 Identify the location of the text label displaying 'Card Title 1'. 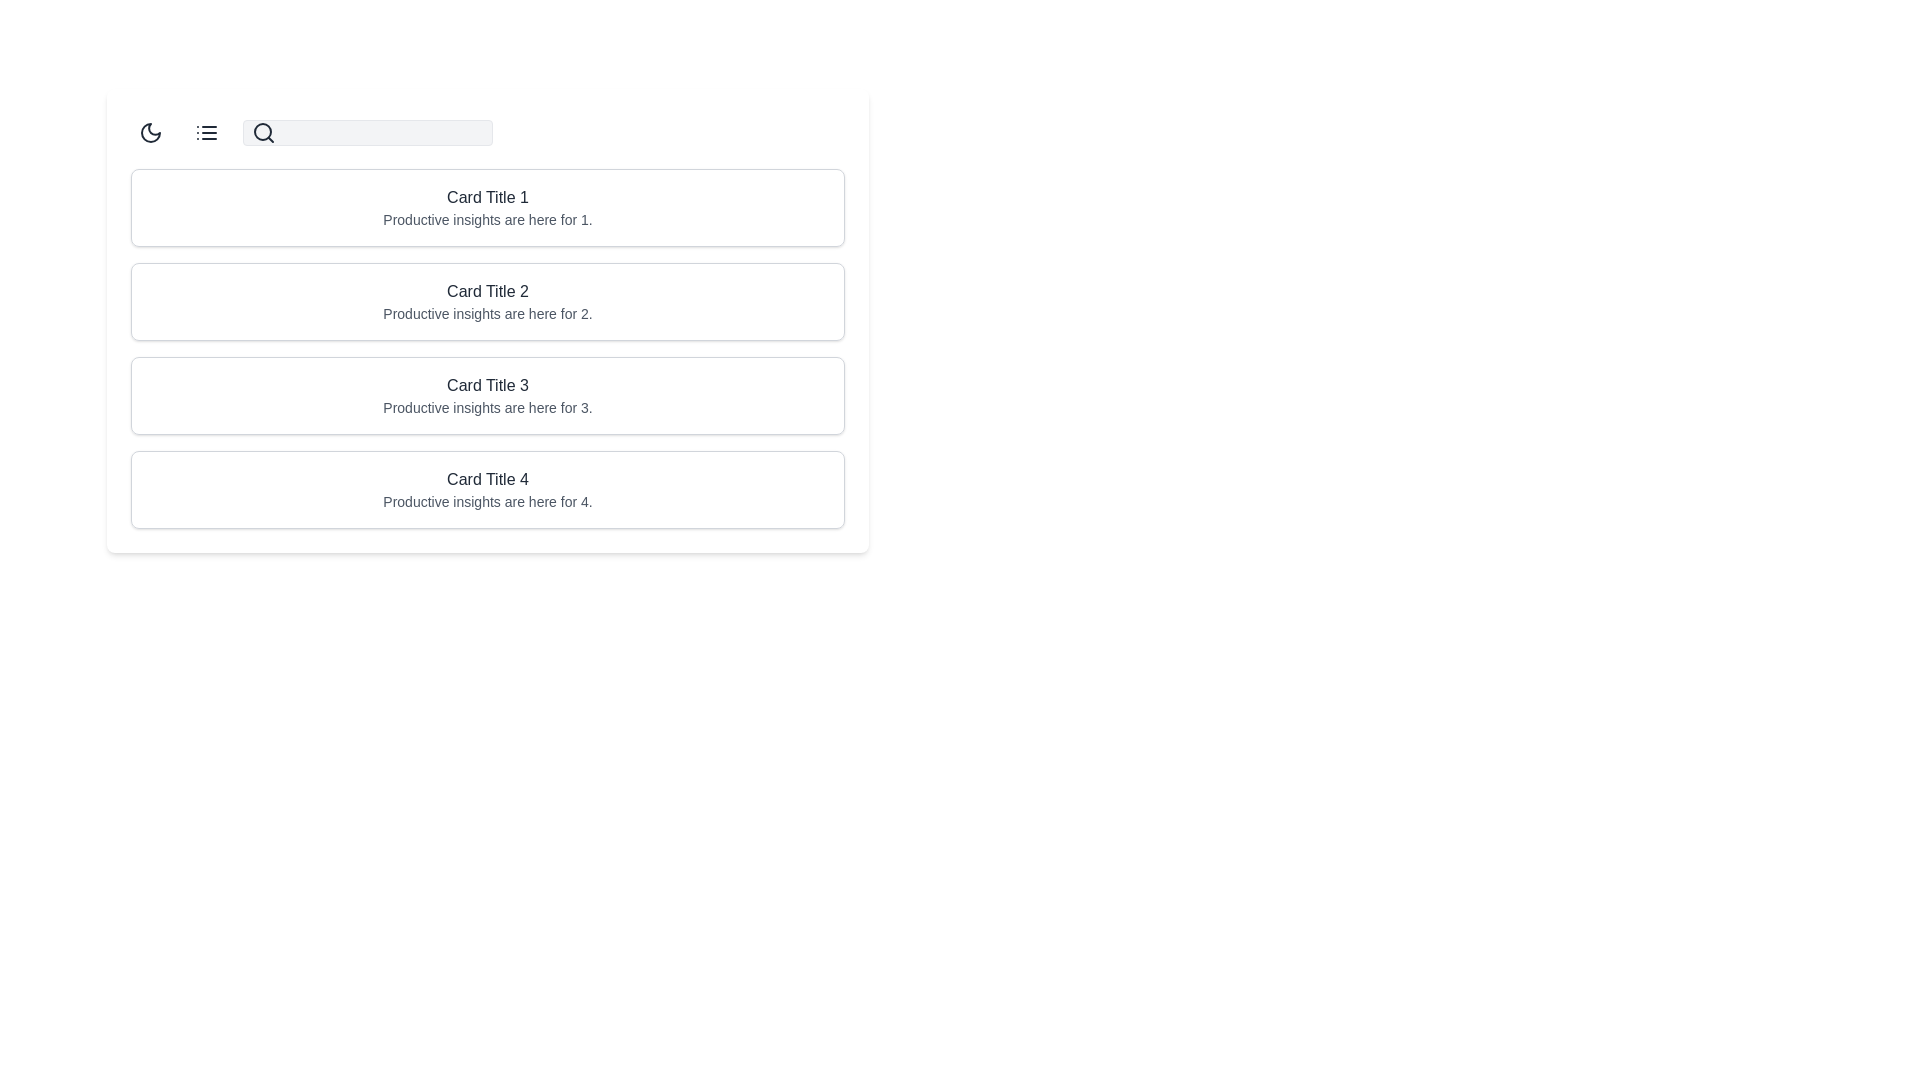
(488, 197).